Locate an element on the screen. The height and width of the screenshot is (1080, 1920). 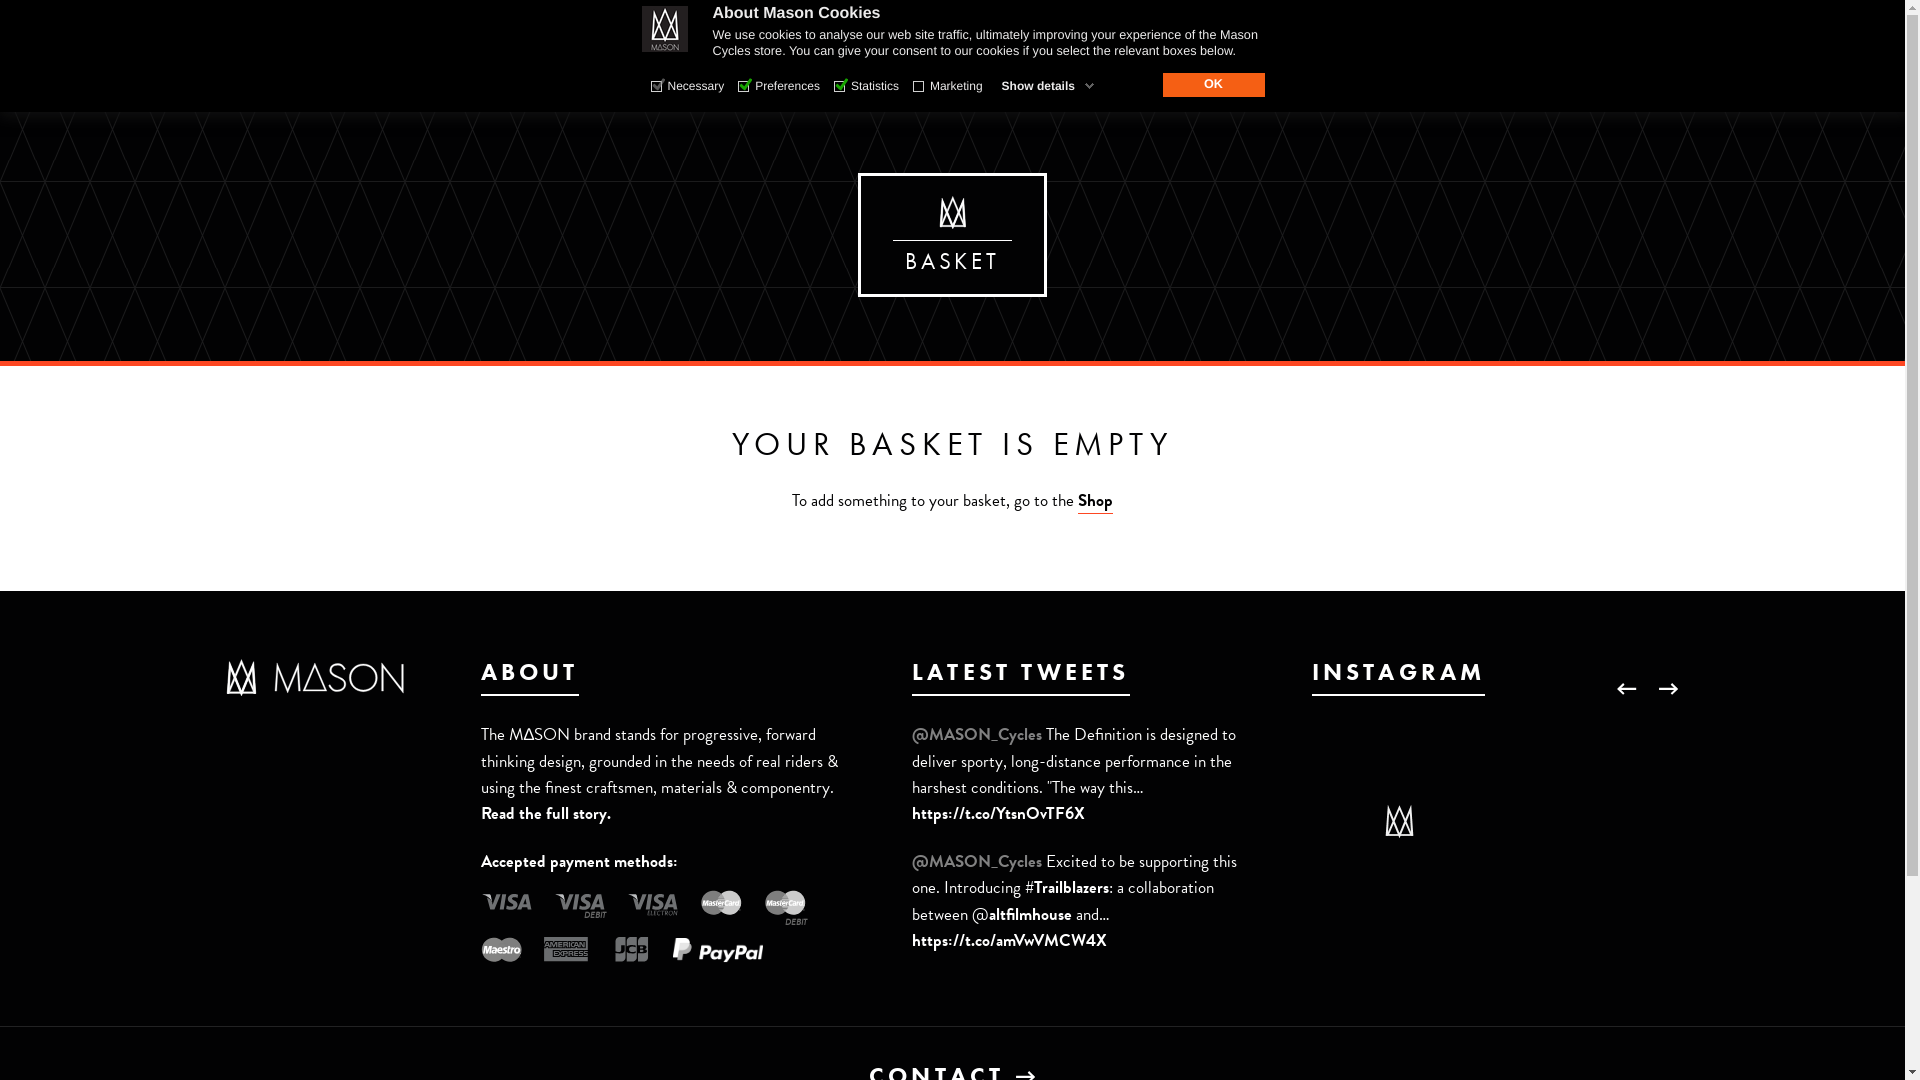
'Read the full story.' is located at coordinates (546, 813).